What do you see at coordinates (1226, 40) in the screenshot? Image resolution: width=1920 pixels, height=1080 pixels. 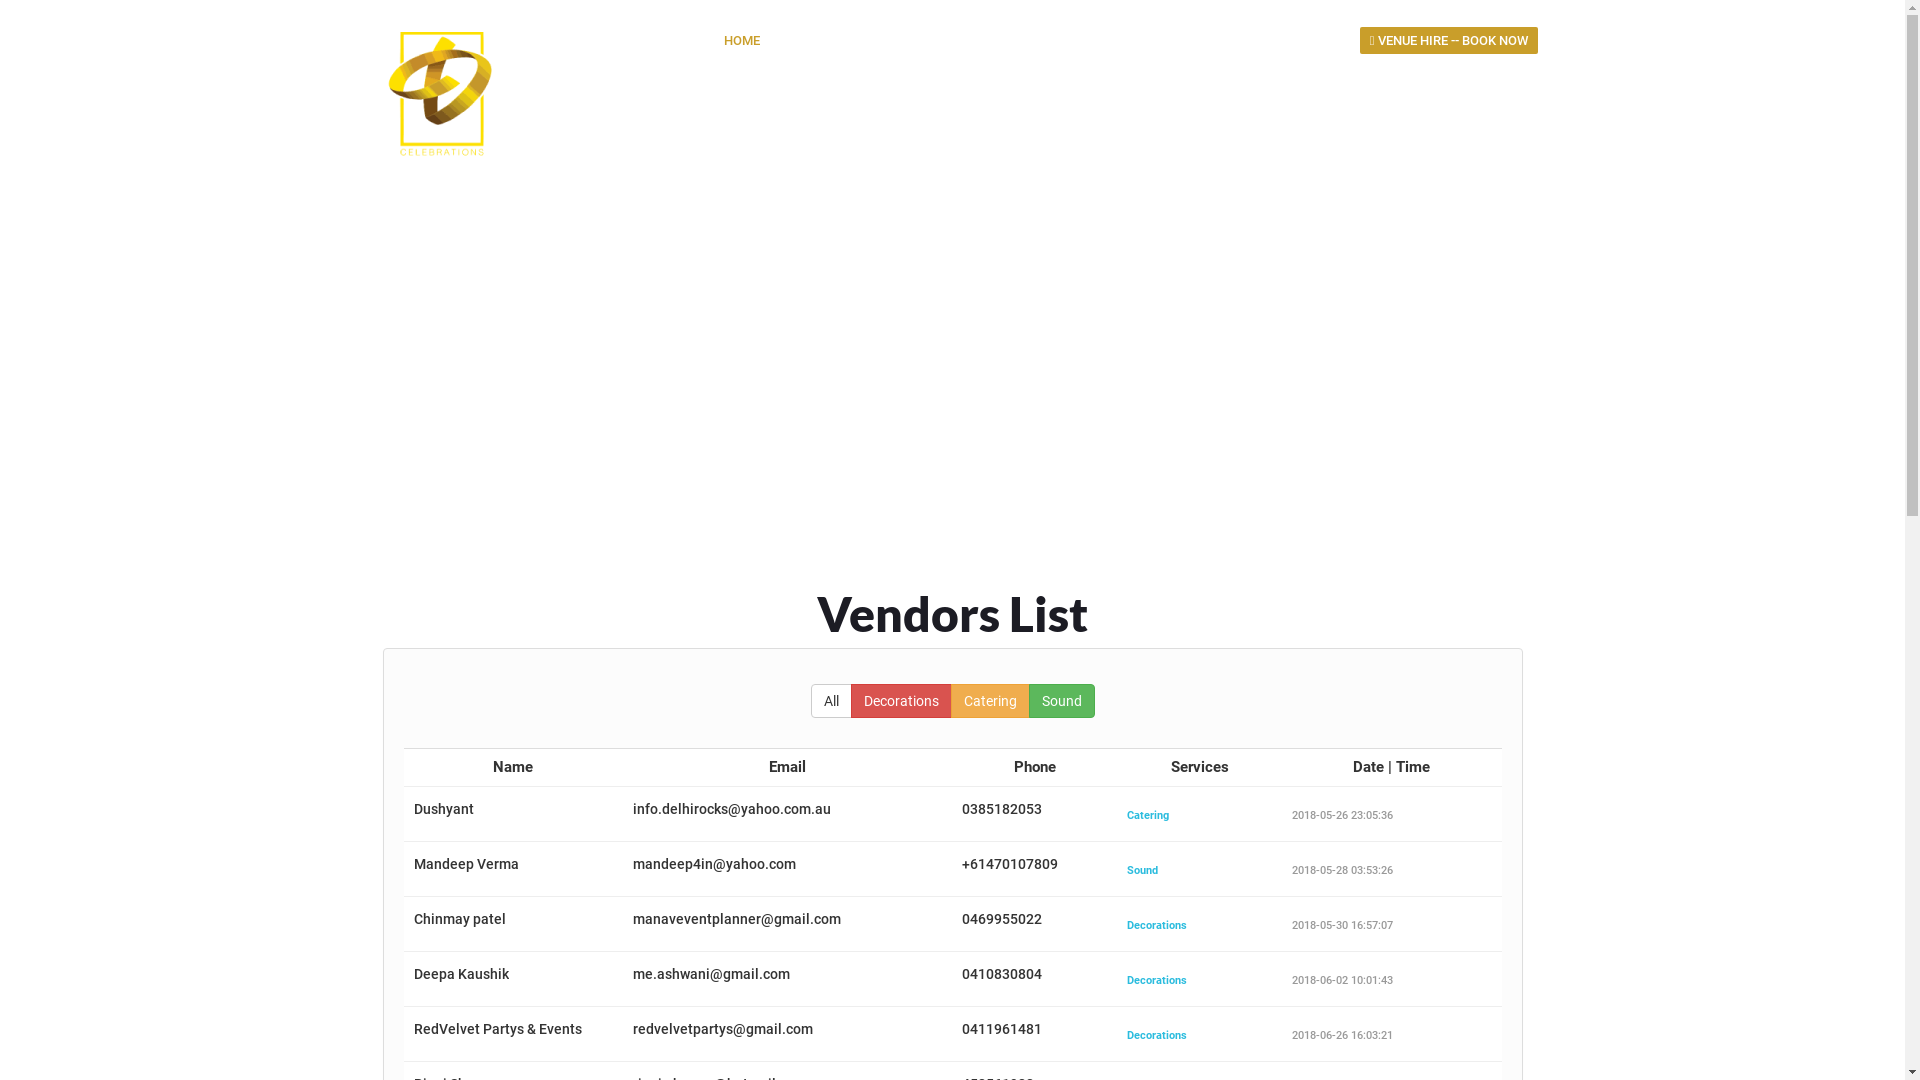 I see `'BLOG'` at bounding box center [1226, 40].